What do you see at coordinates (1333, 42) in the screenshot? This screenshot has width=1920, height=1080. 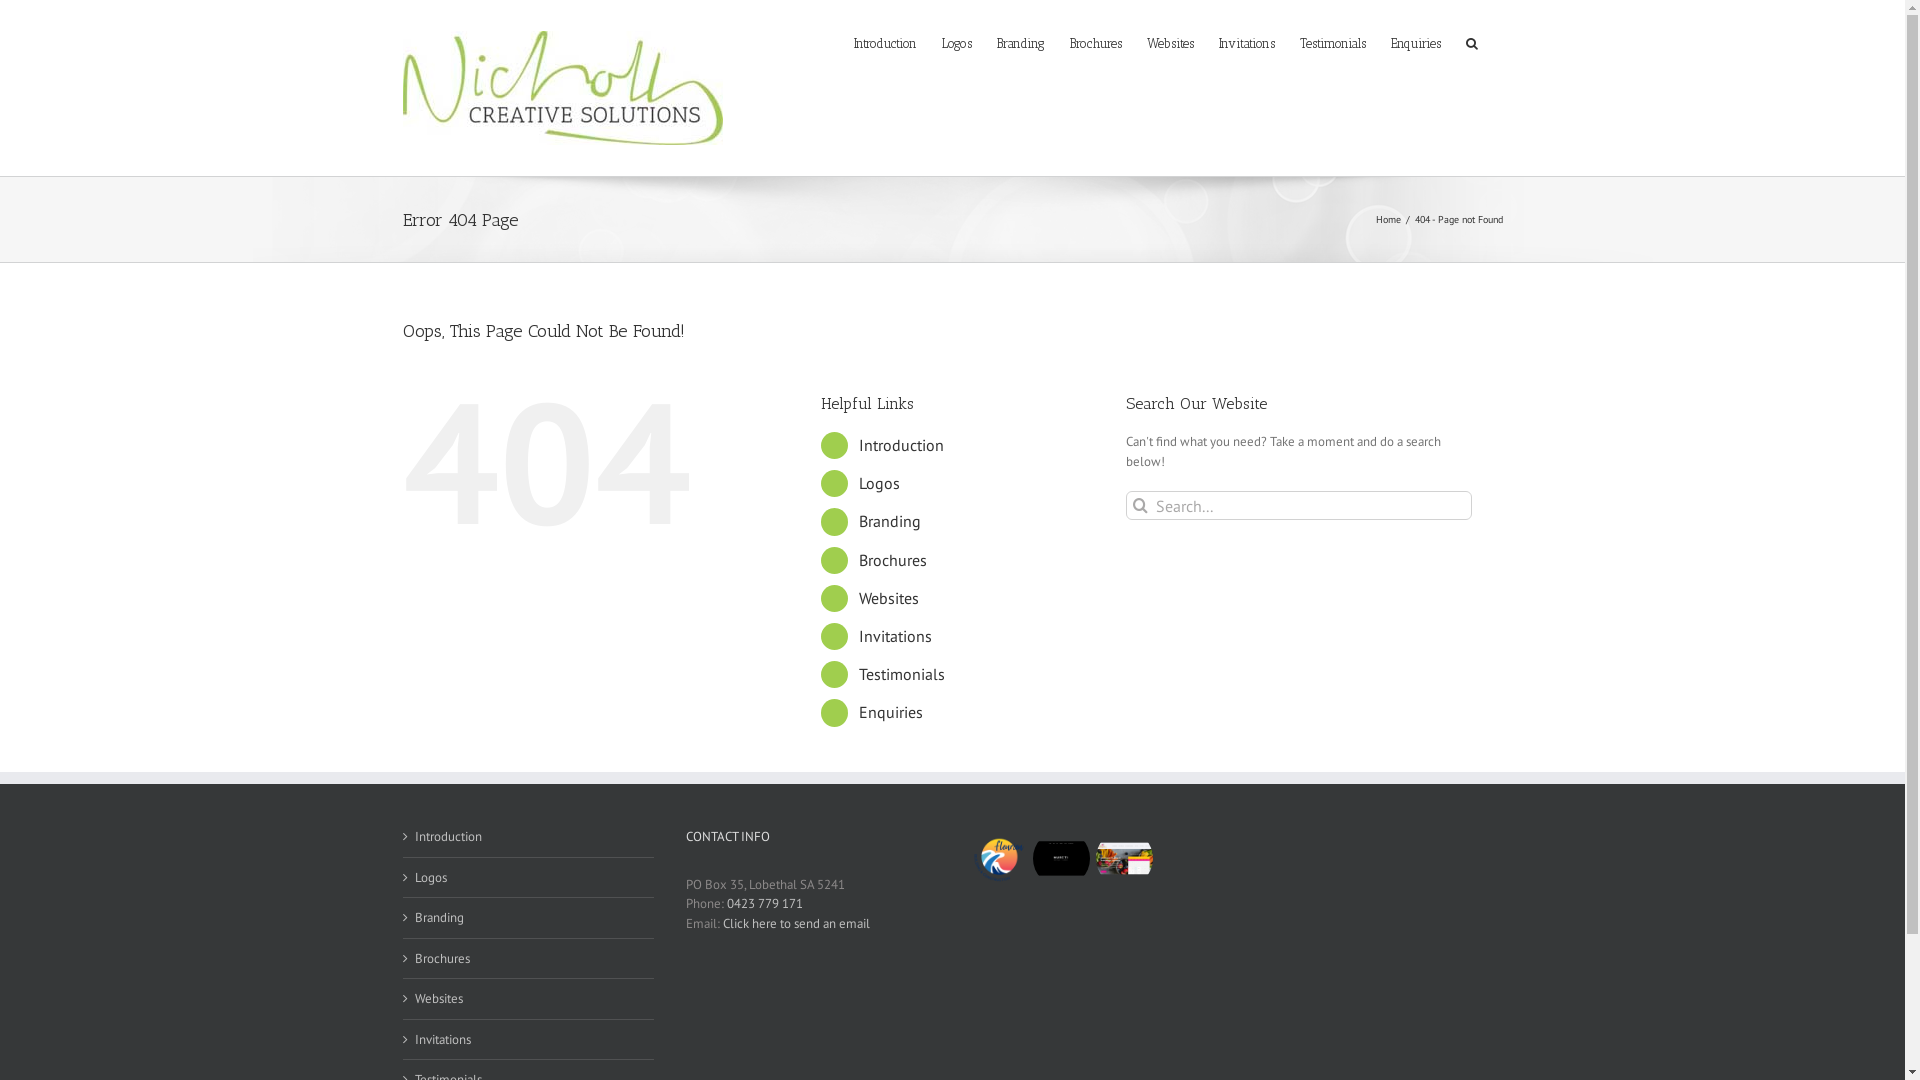 I see `'Testimonials'` at bounding box center [1333, 42].